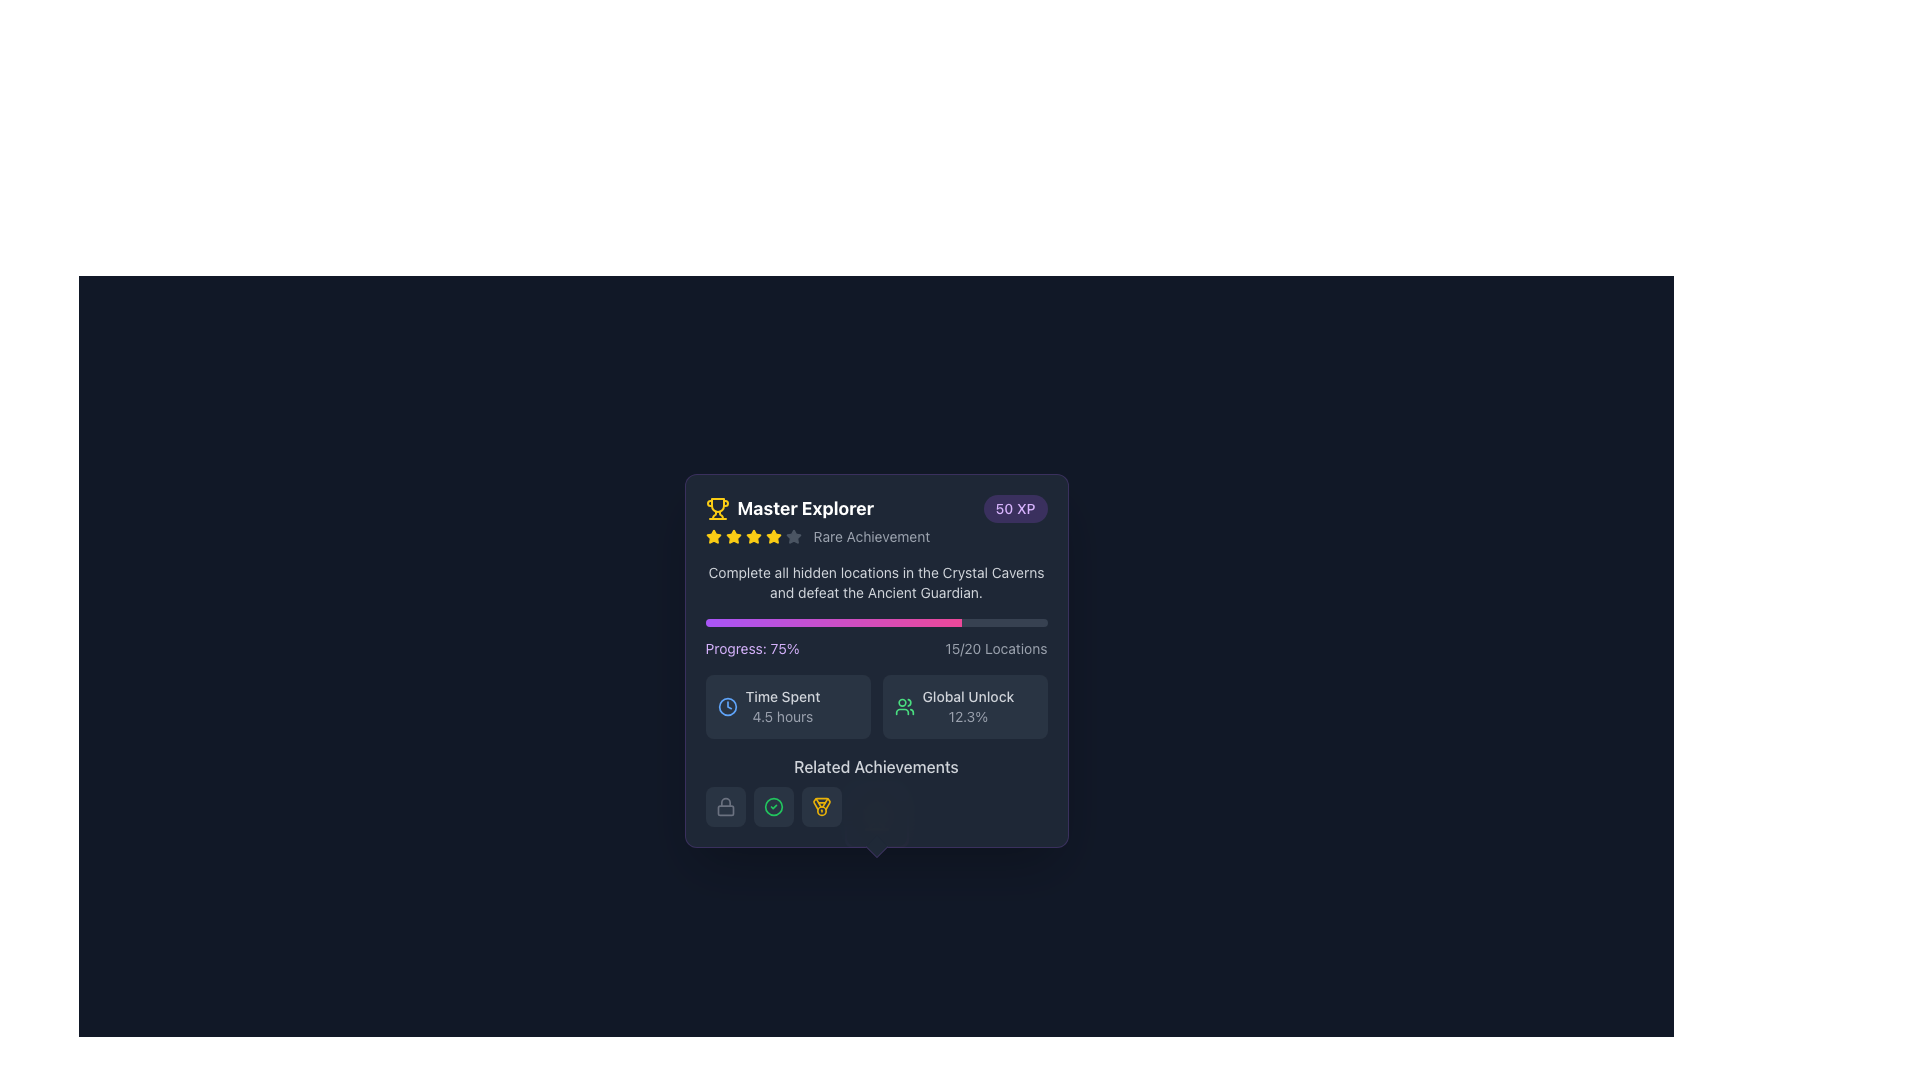  What do you see at coordinates (876, 789) in the screenshot?
I see `informational section located at the bottom of the achievement details card, which provides additional related information or options connected to the main achievement` at bounding box center [876, 789].